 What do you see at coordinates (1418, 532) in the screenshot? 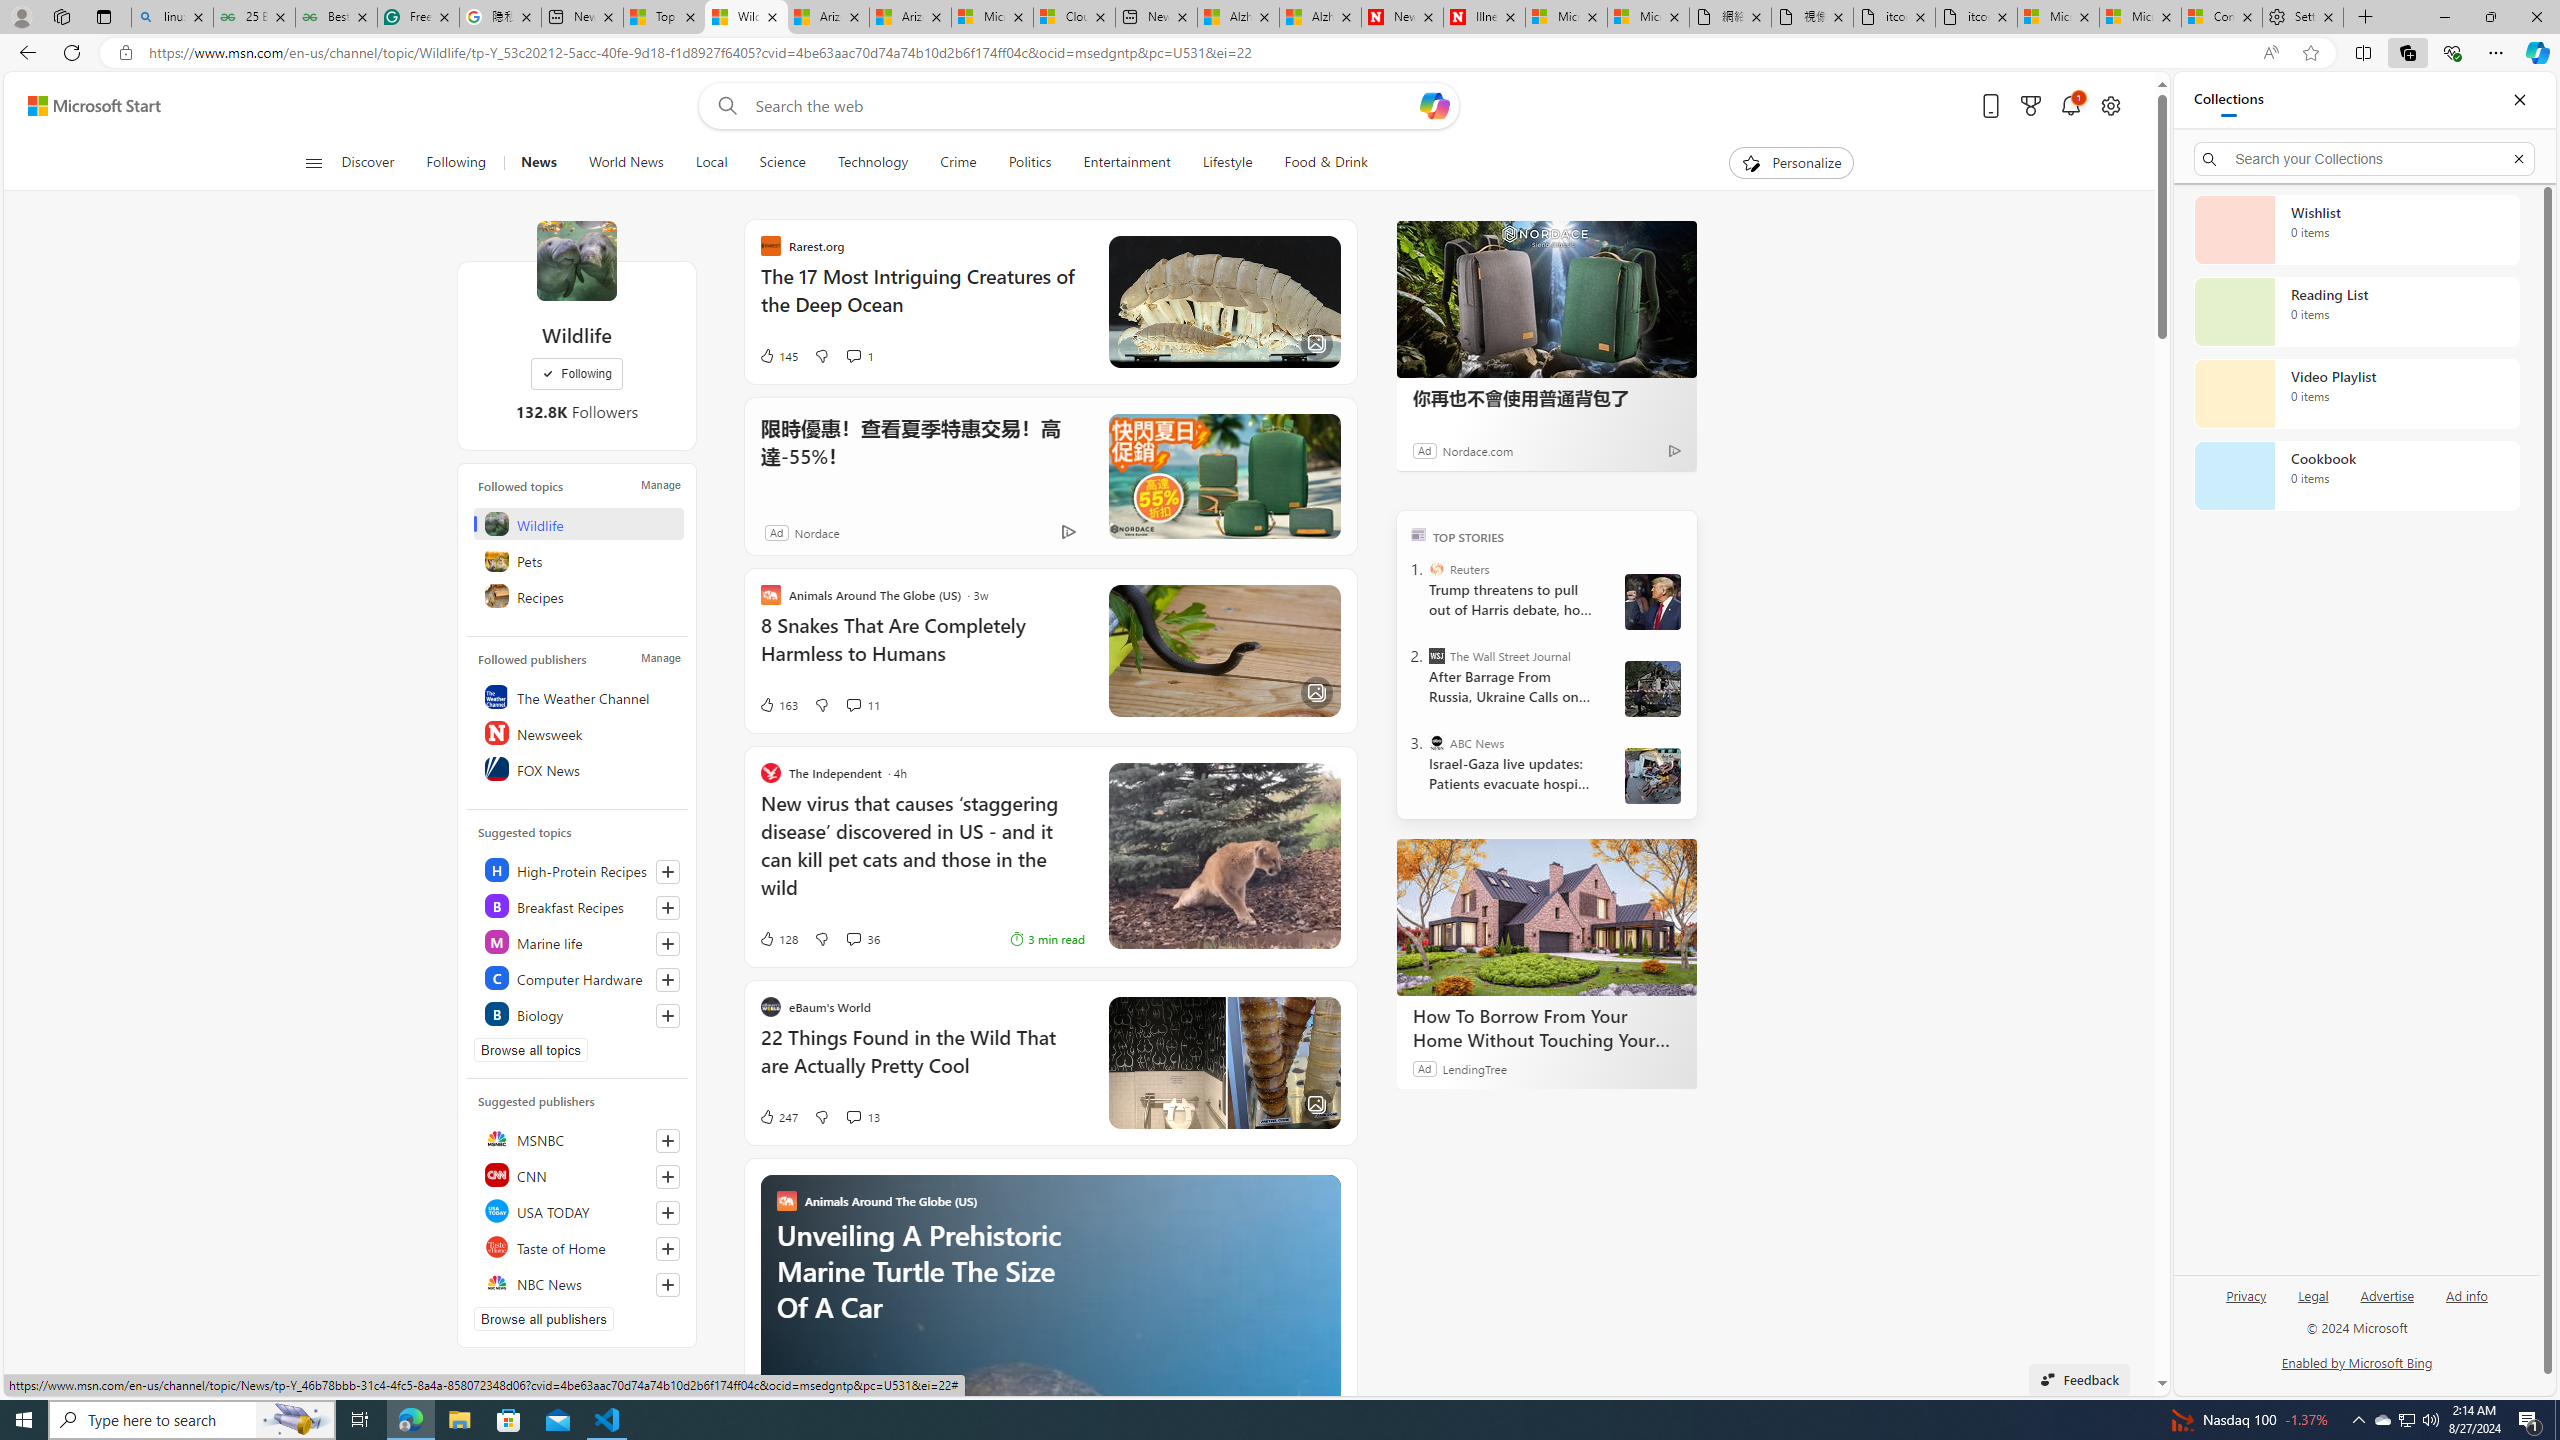
I see `'TOP'` at bounding box center [1418, 532].